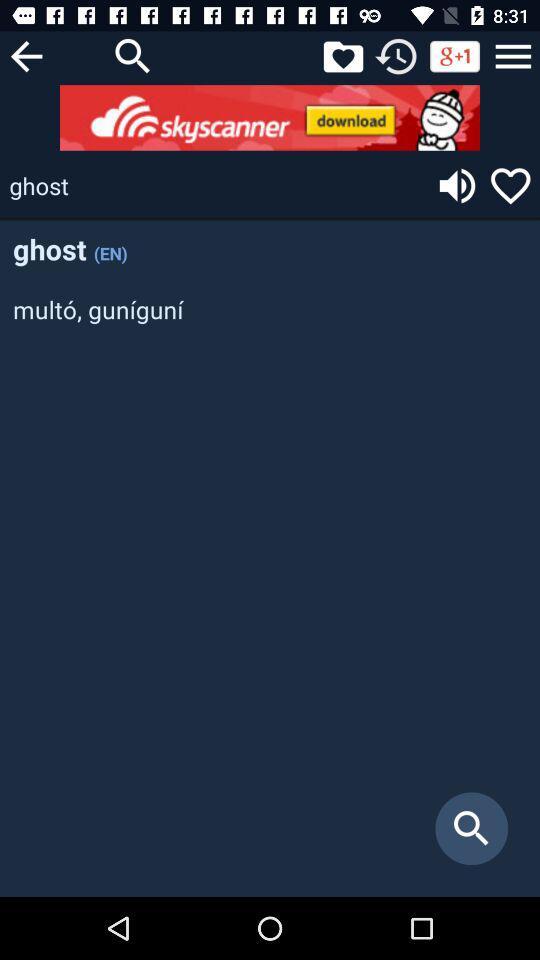  Describe the element at coordinates (25, 55) in the screenshot. I see `go back` at that location.